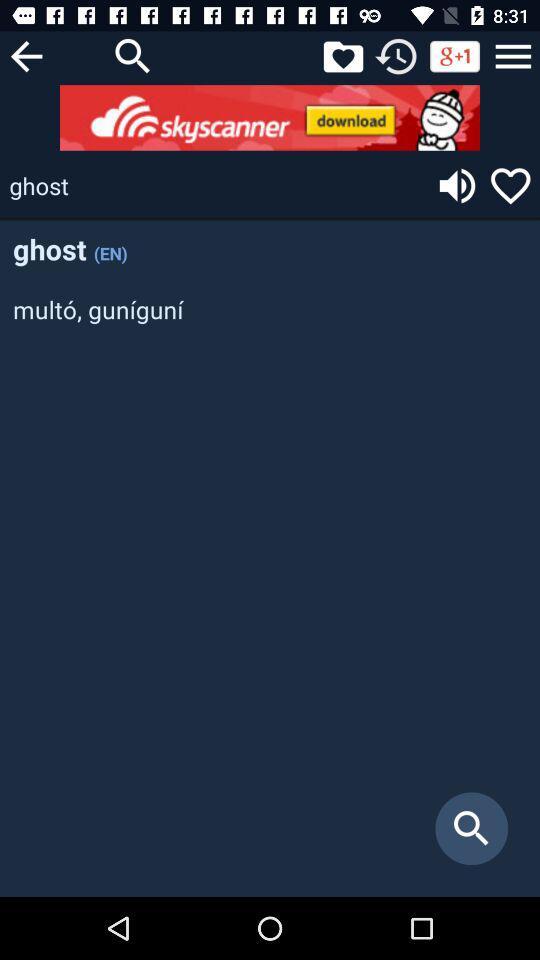  Describe the element at coordinates (25, 55) in the screenshot. I see `go back` at that location.